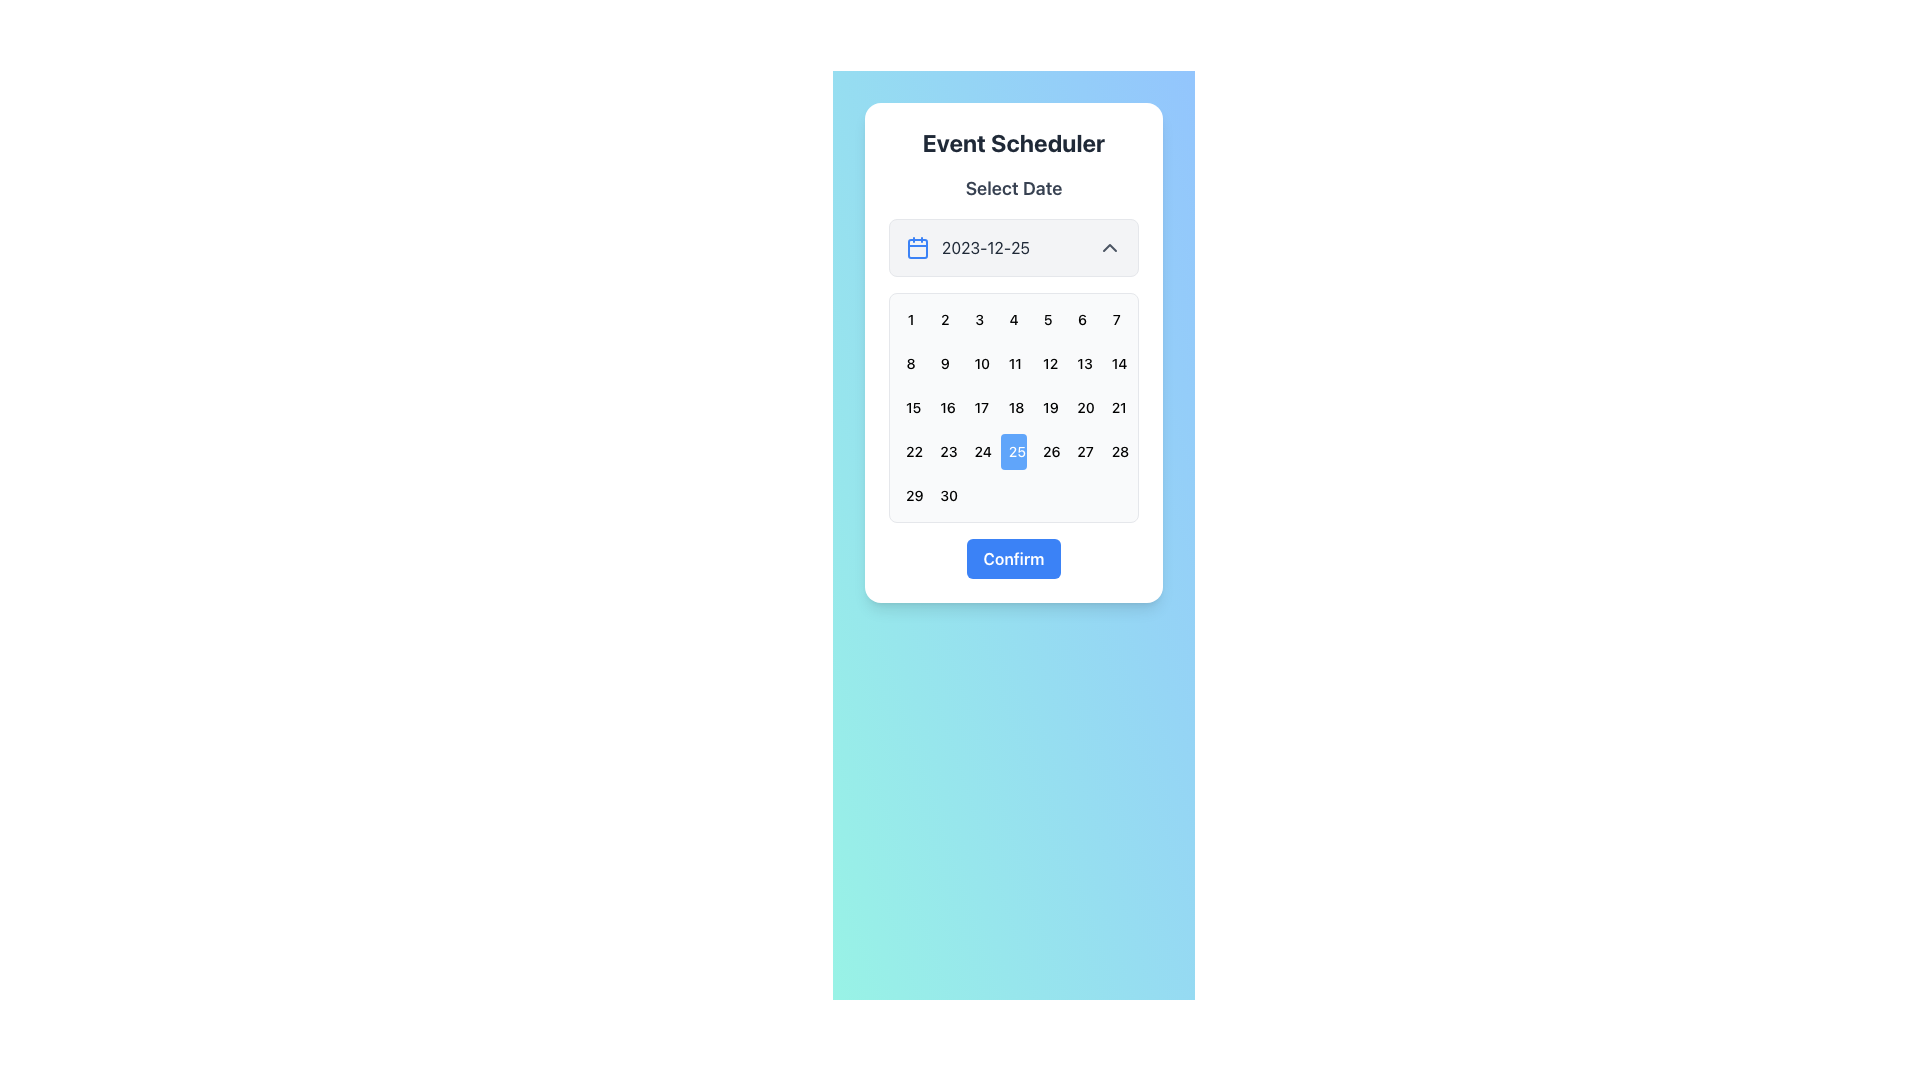 This screenshot has width=1920, height=1080. Describe the element at coordinates (910, 451) in the screenshot. I see `the calendar day button displaying the number '22', located` at that location.